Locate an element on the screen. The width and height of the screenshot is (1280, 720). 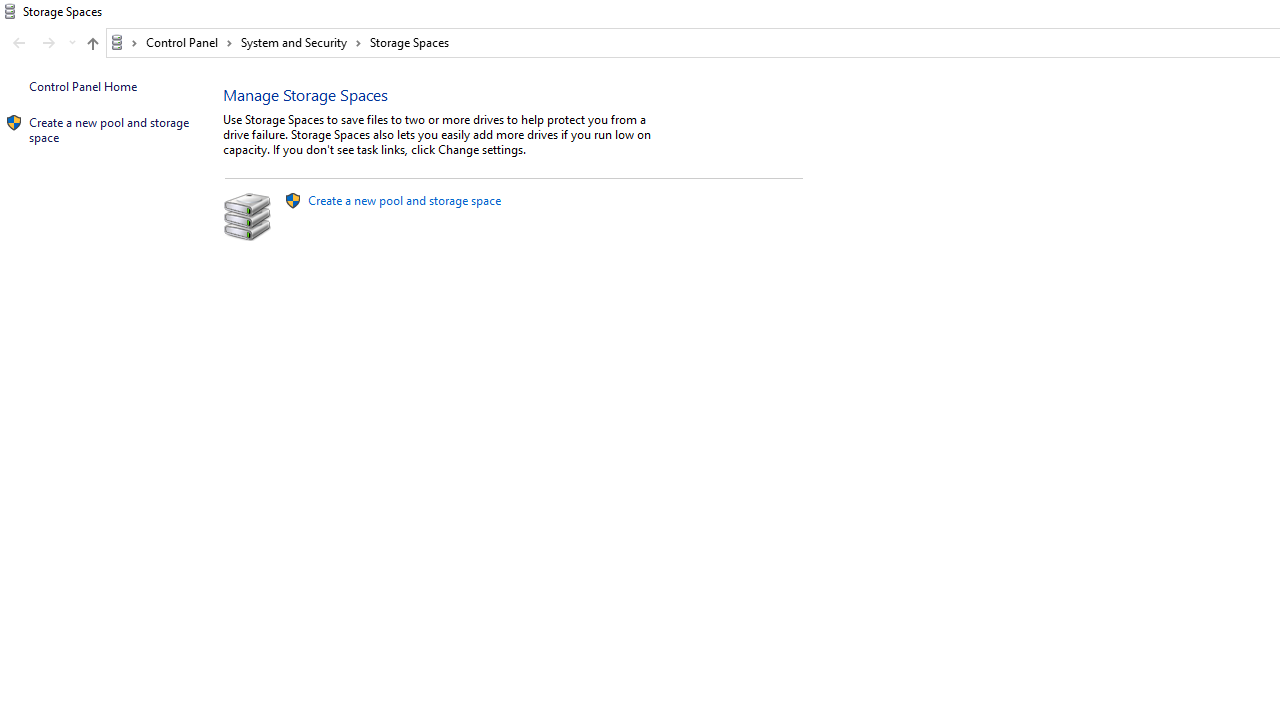
'Forward (Alt + Right Arrow)' is located at coordinates (49, 43).